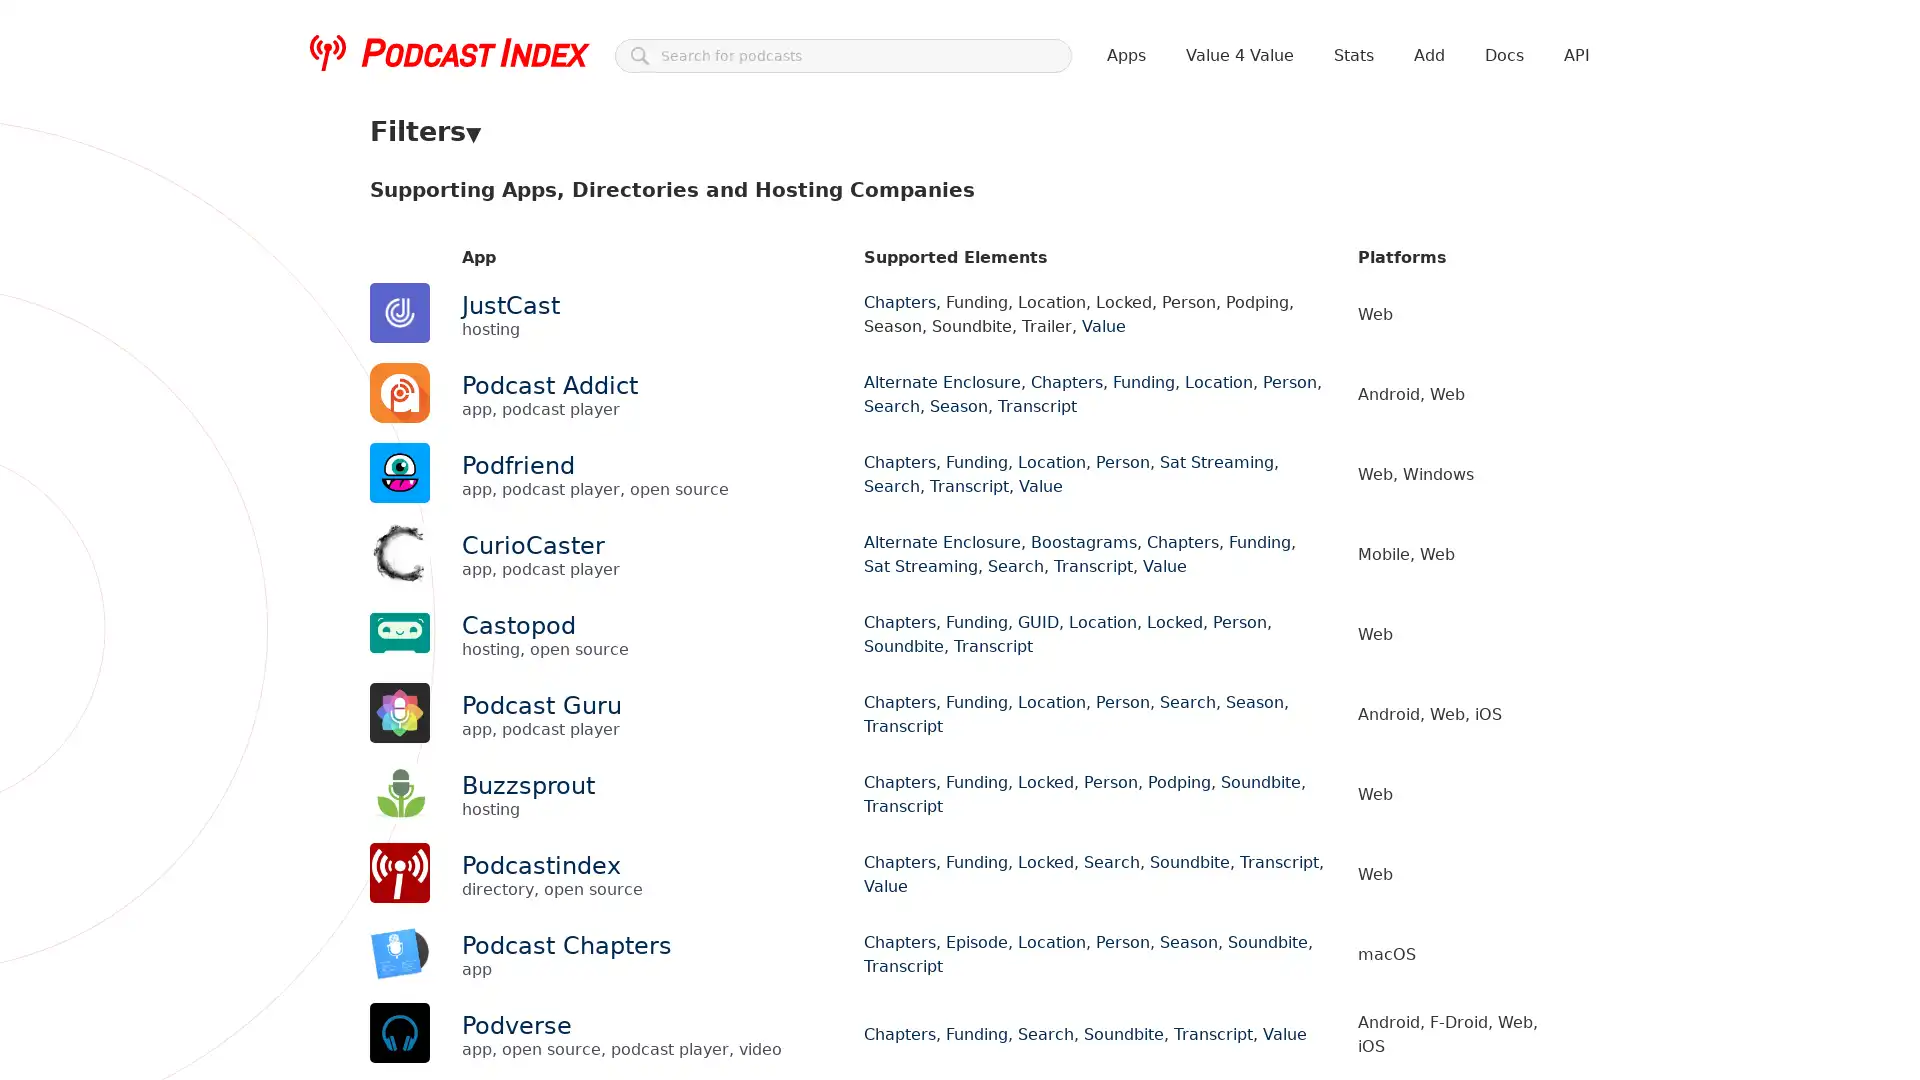  I want to click on Linux, so click(1176, 410).